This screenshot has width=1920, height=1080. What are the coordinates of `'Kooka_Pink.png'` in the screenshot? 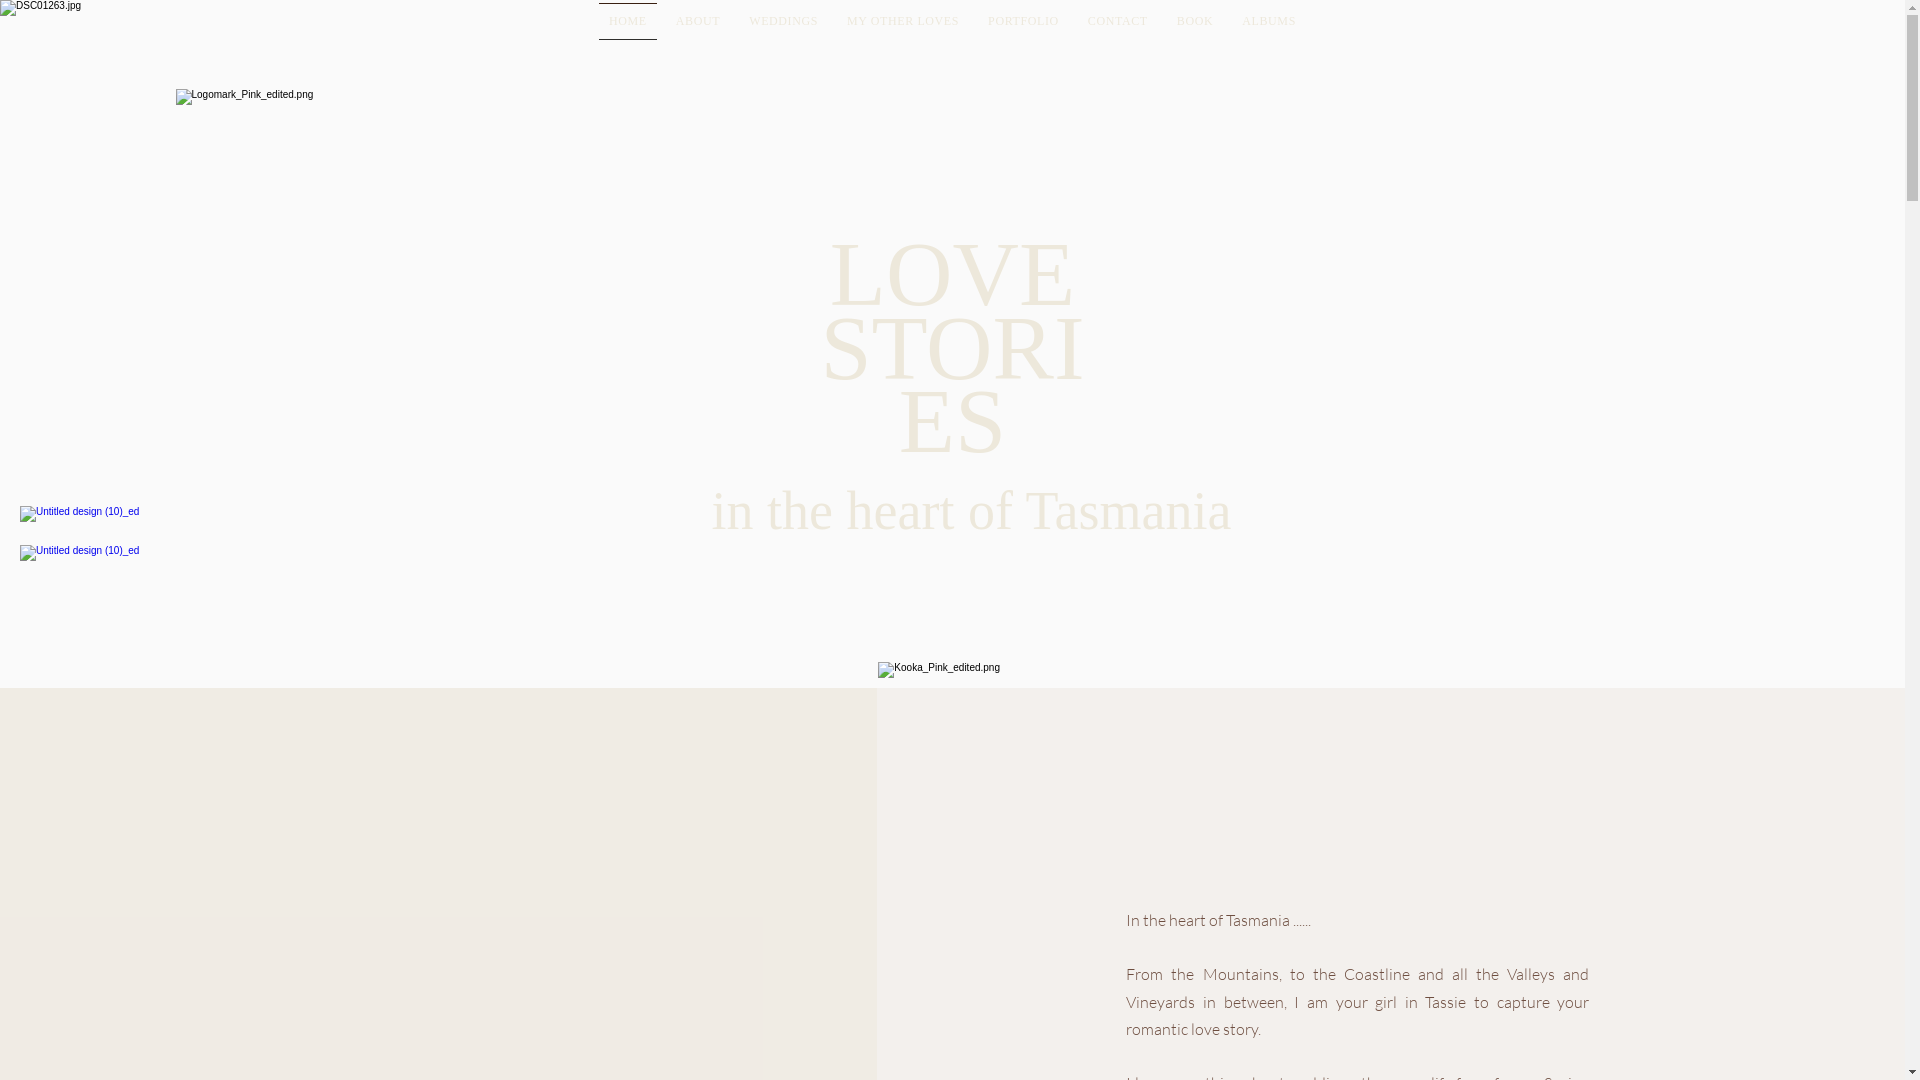 It's located at (983, 705).